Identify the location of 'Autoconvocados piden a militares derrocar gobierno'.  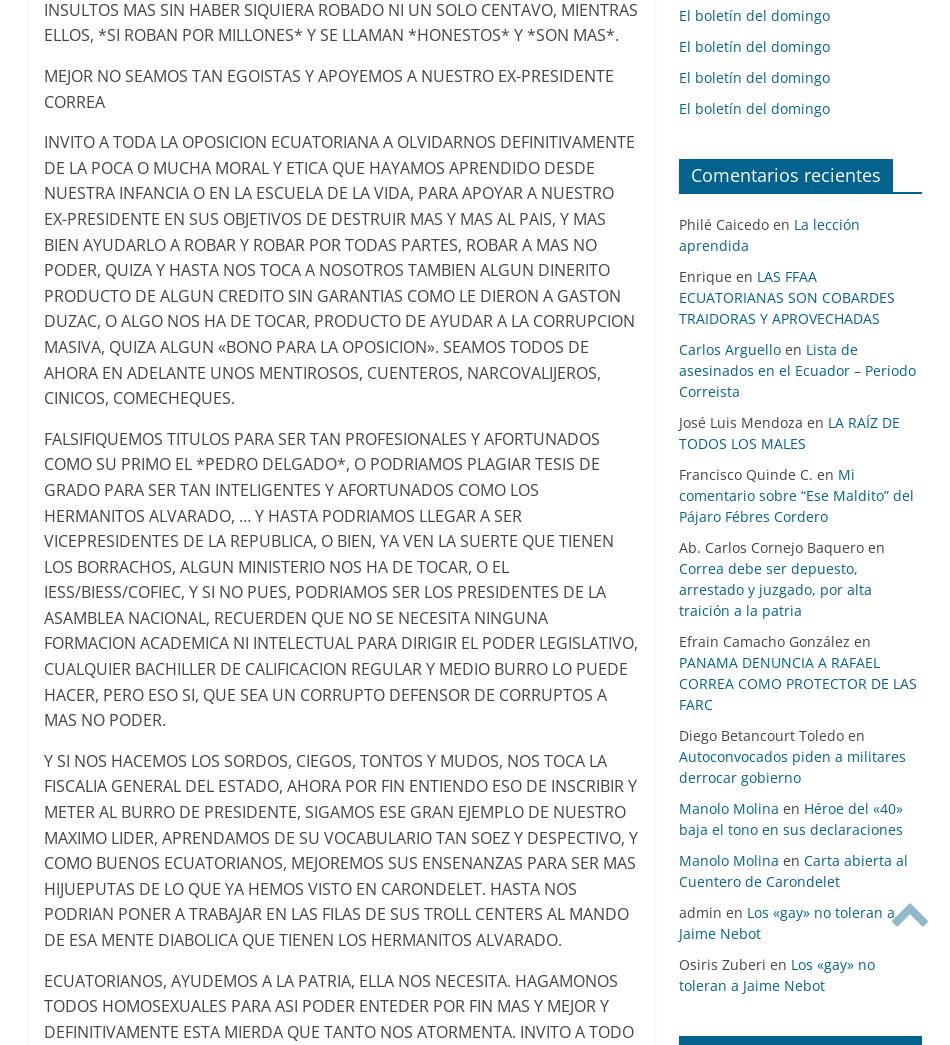
(790, 767).